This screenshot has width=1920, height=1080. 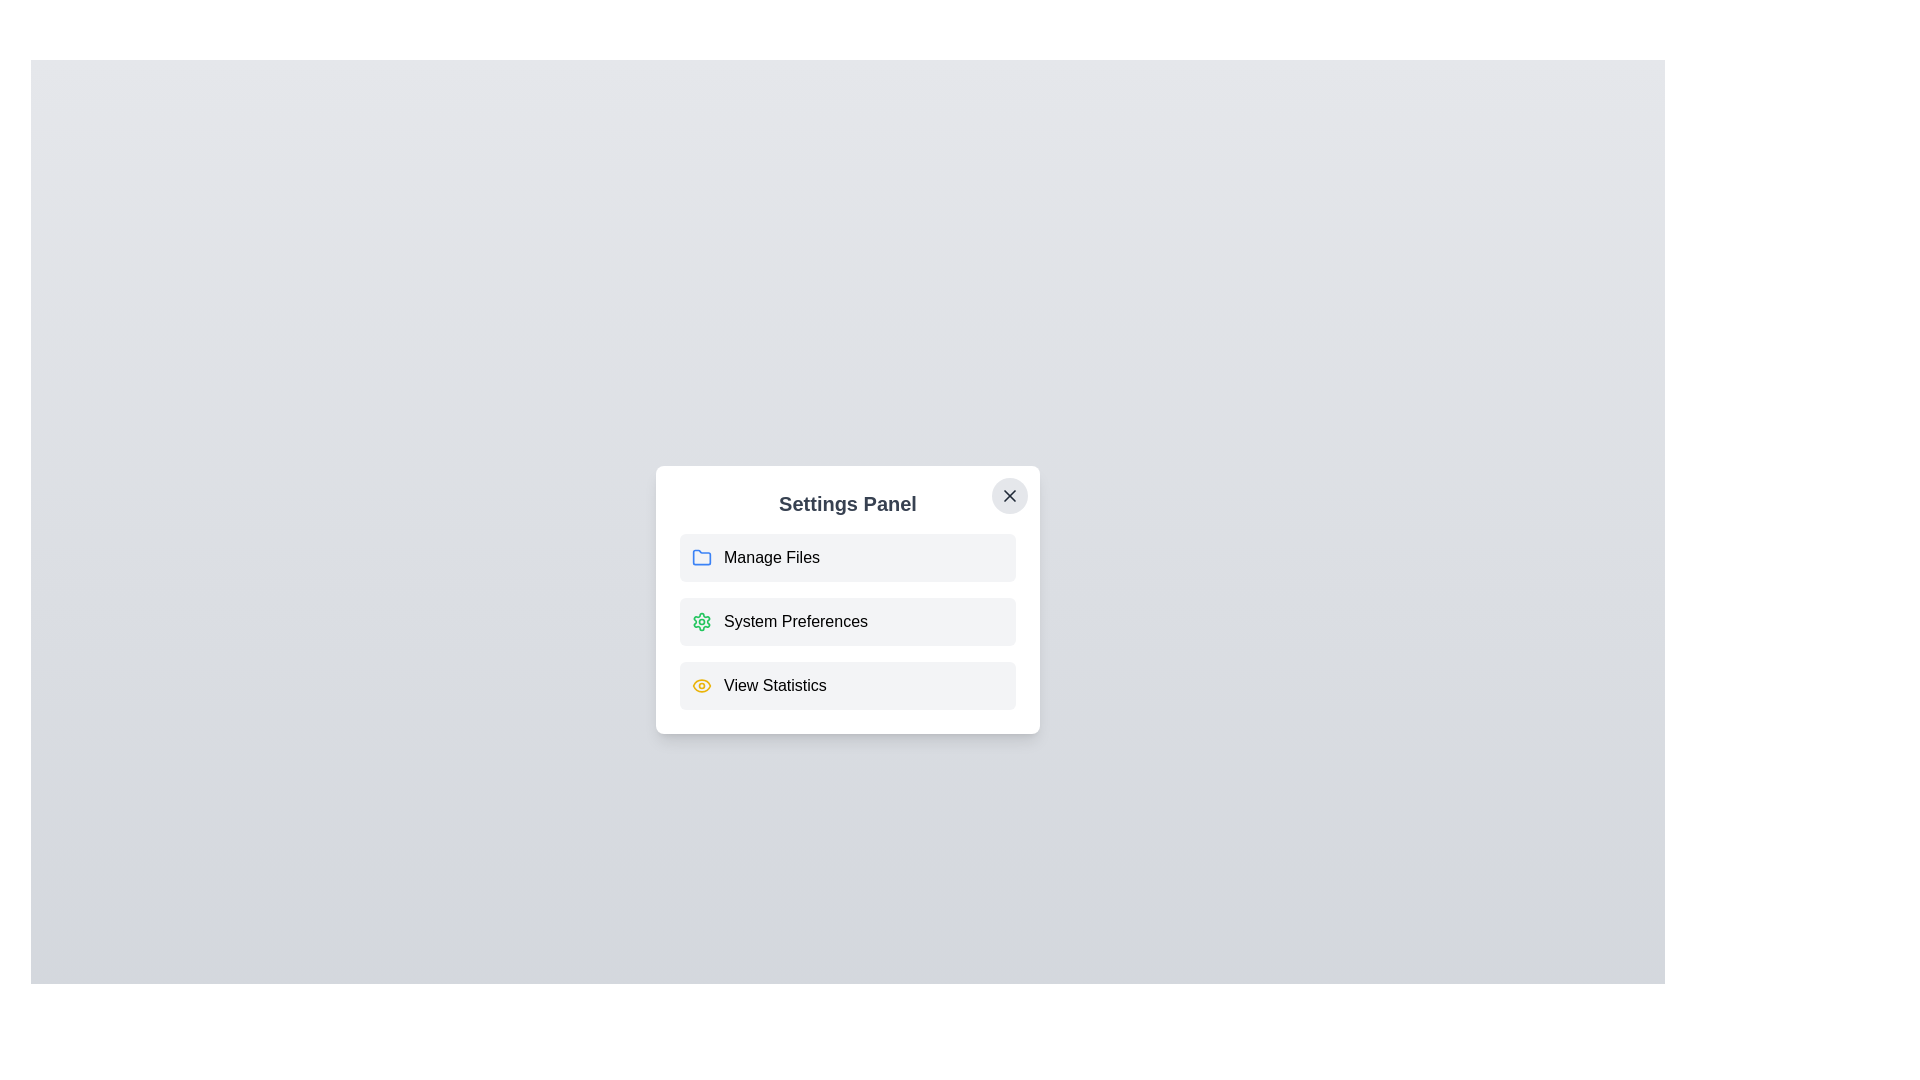 What do you see at coordinates (701, 620) in the screenshot?
I see `the green gear icon located in the second row of the 'Settings Panel', directly` at bounding box center [701, 620].